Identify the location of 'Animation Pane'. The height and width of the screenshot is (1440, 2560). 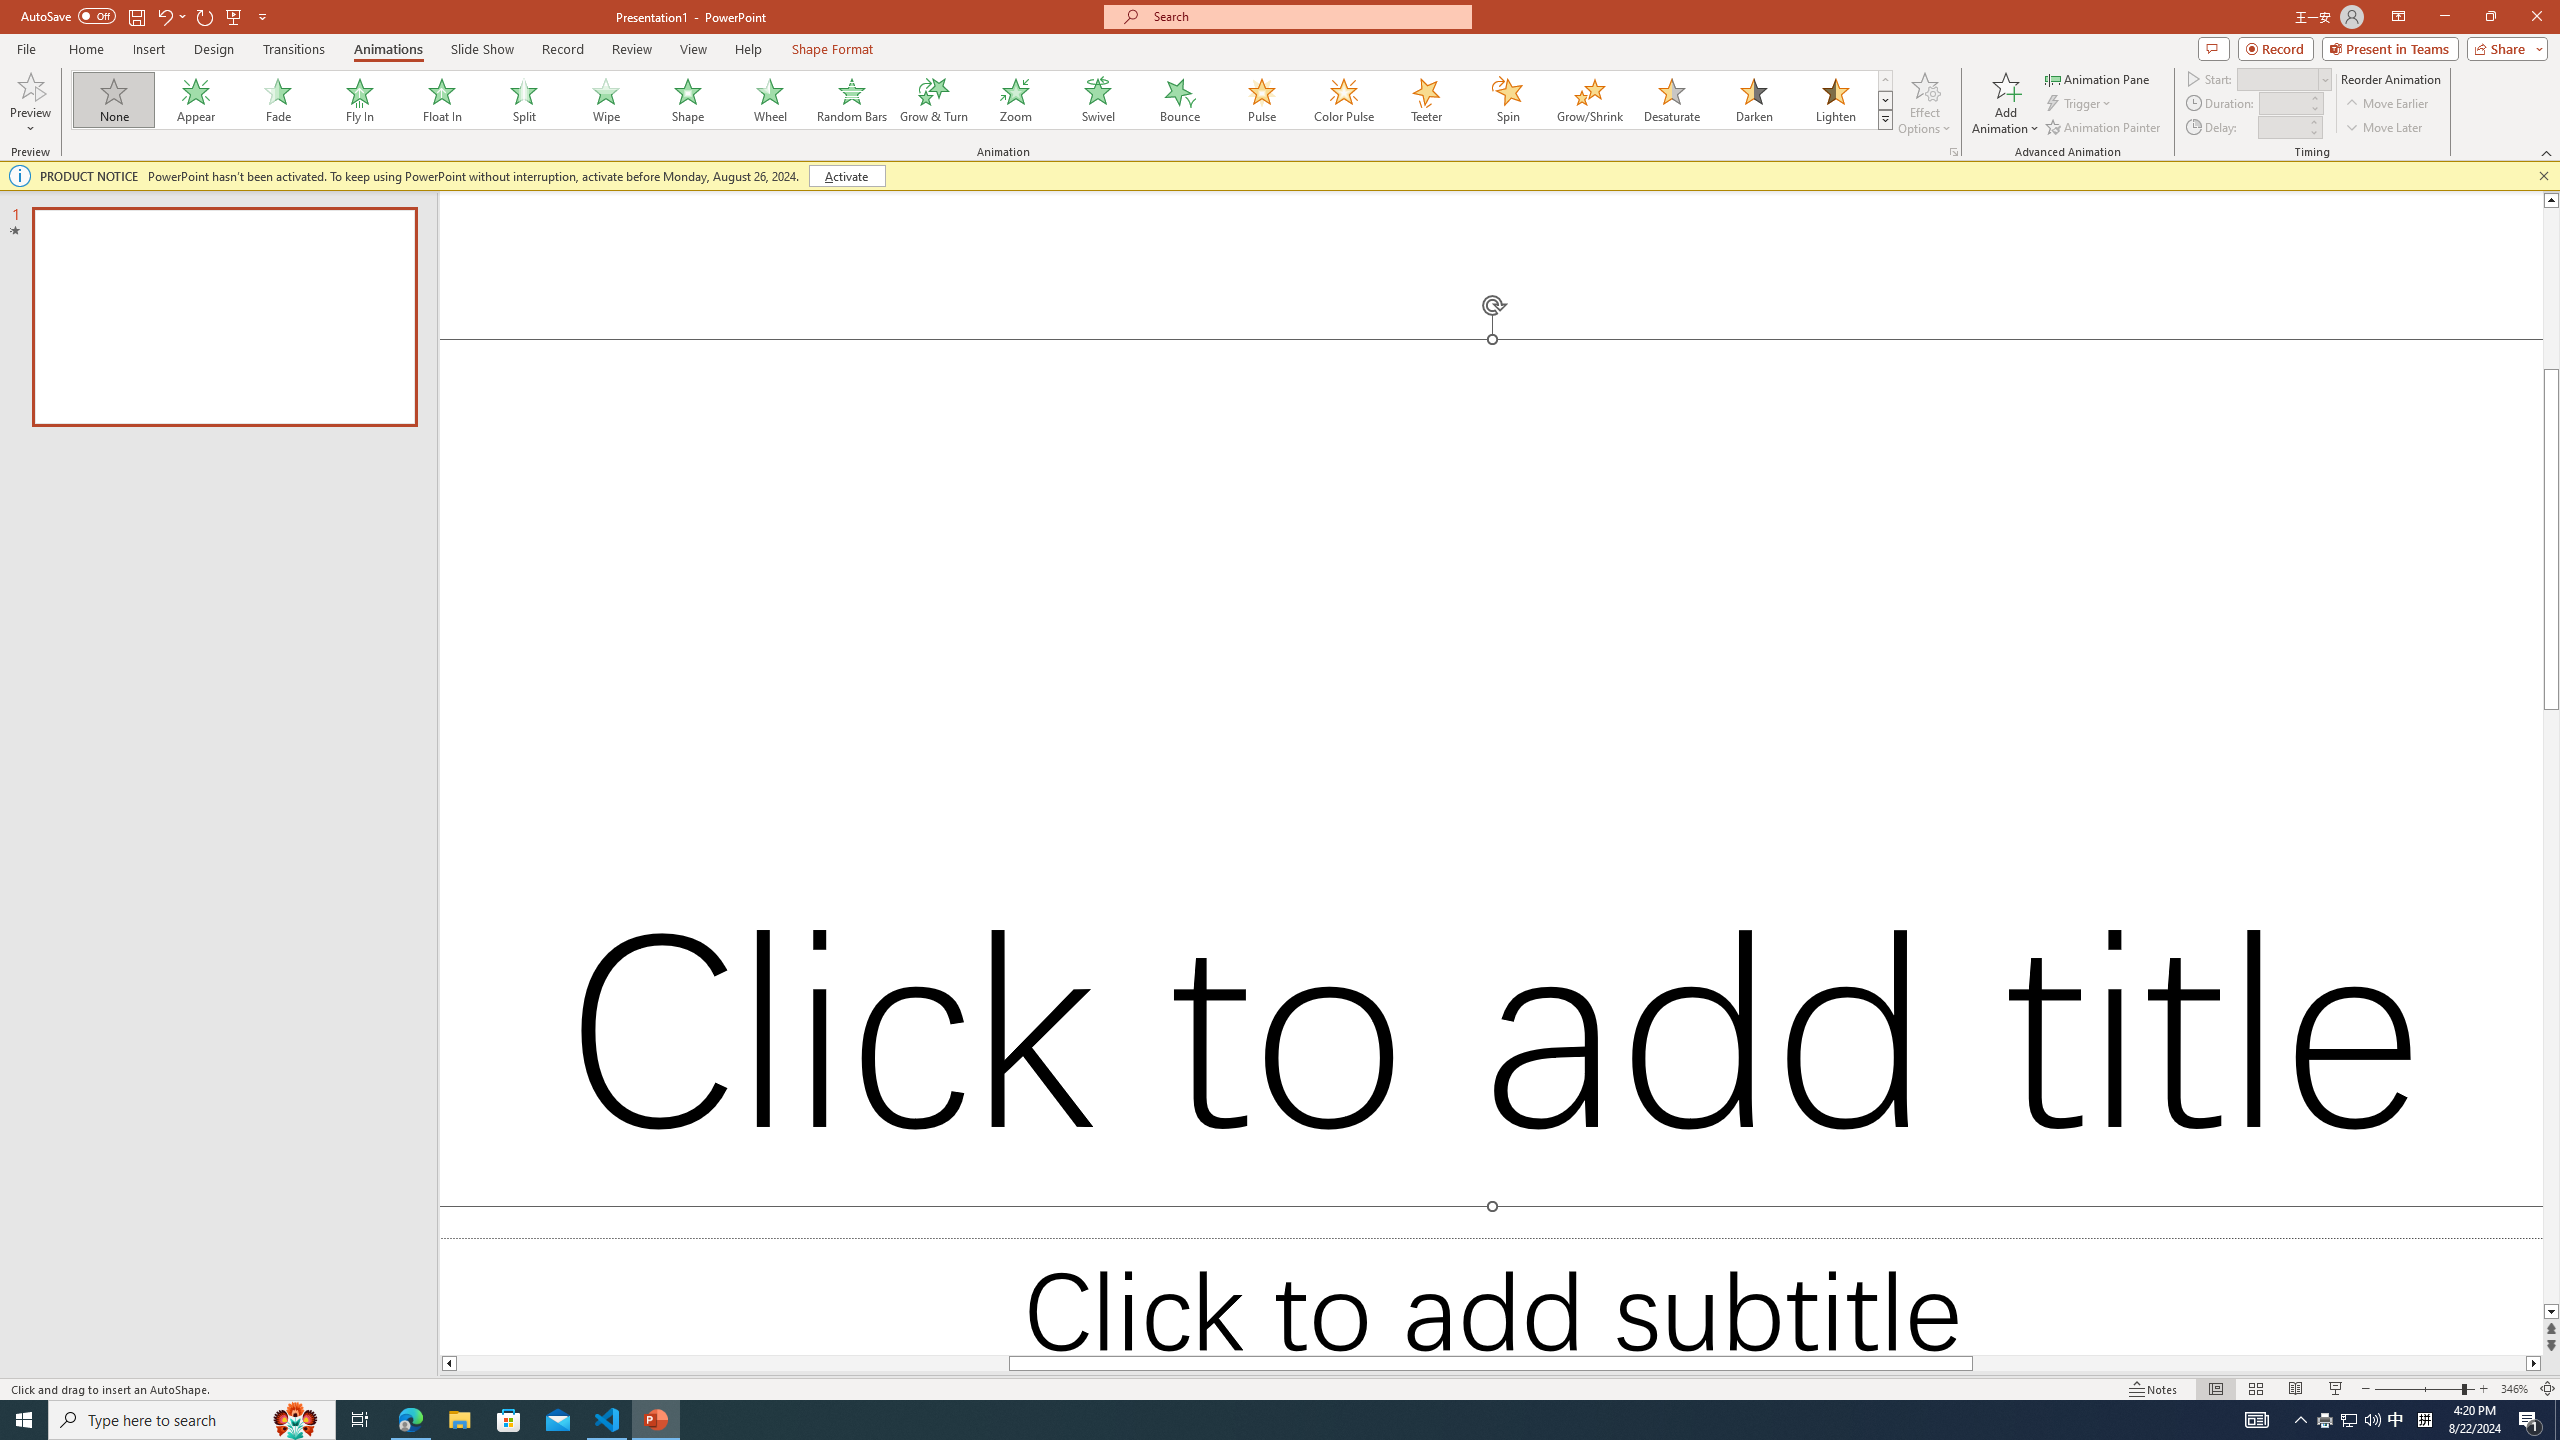
(2099, 78).